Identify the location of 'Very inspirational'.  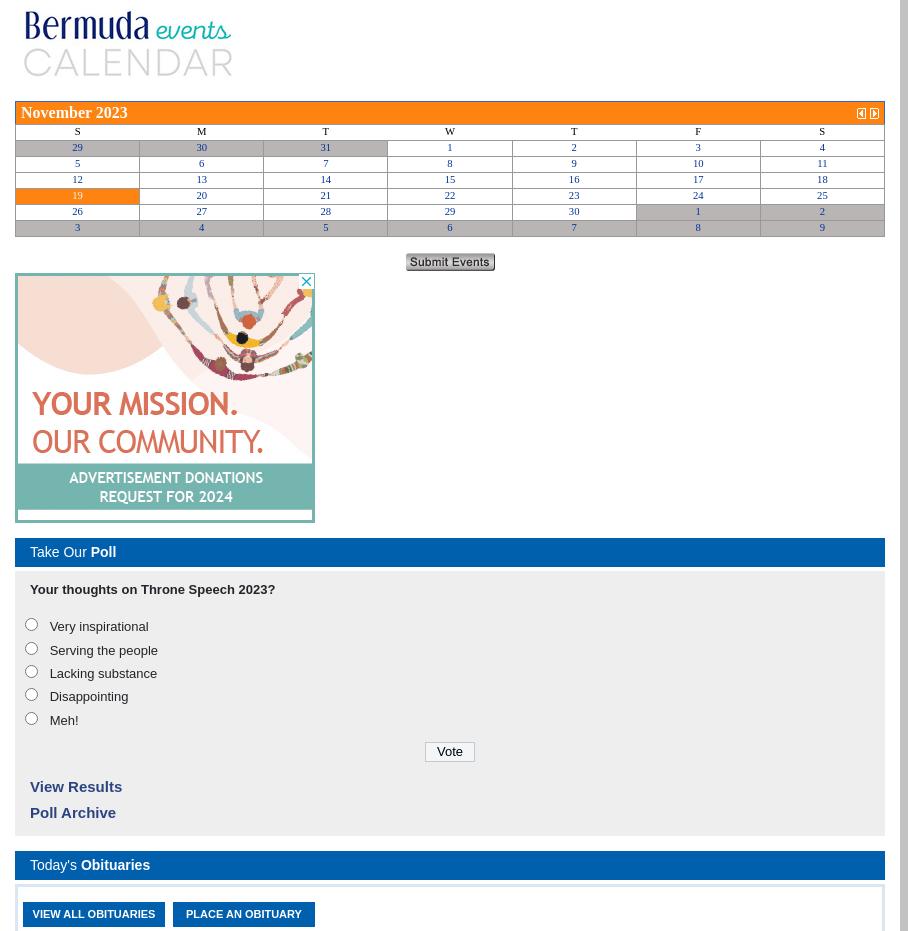
(97, 626).